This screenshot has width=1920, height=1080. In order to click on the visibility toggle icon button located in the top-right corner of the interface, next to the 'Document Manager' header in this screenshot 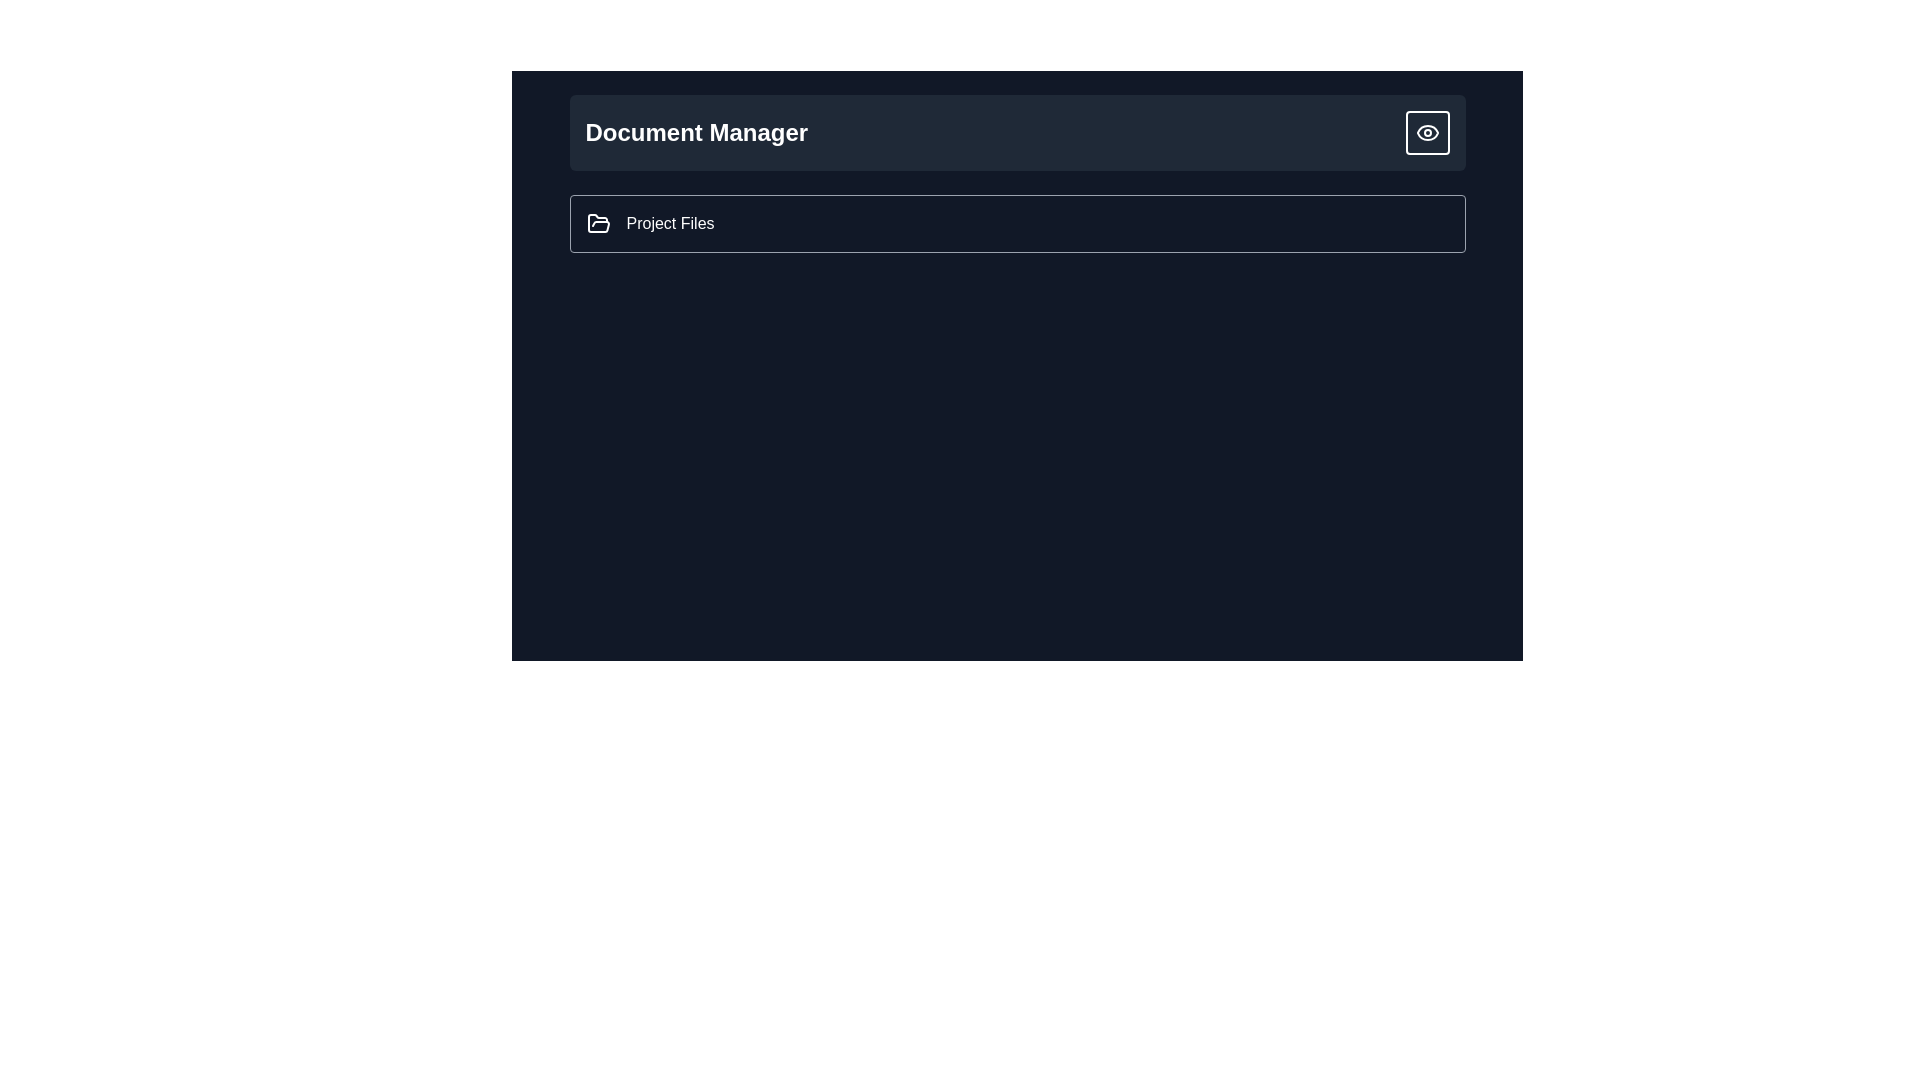, I will do `click(1426, 132)`.